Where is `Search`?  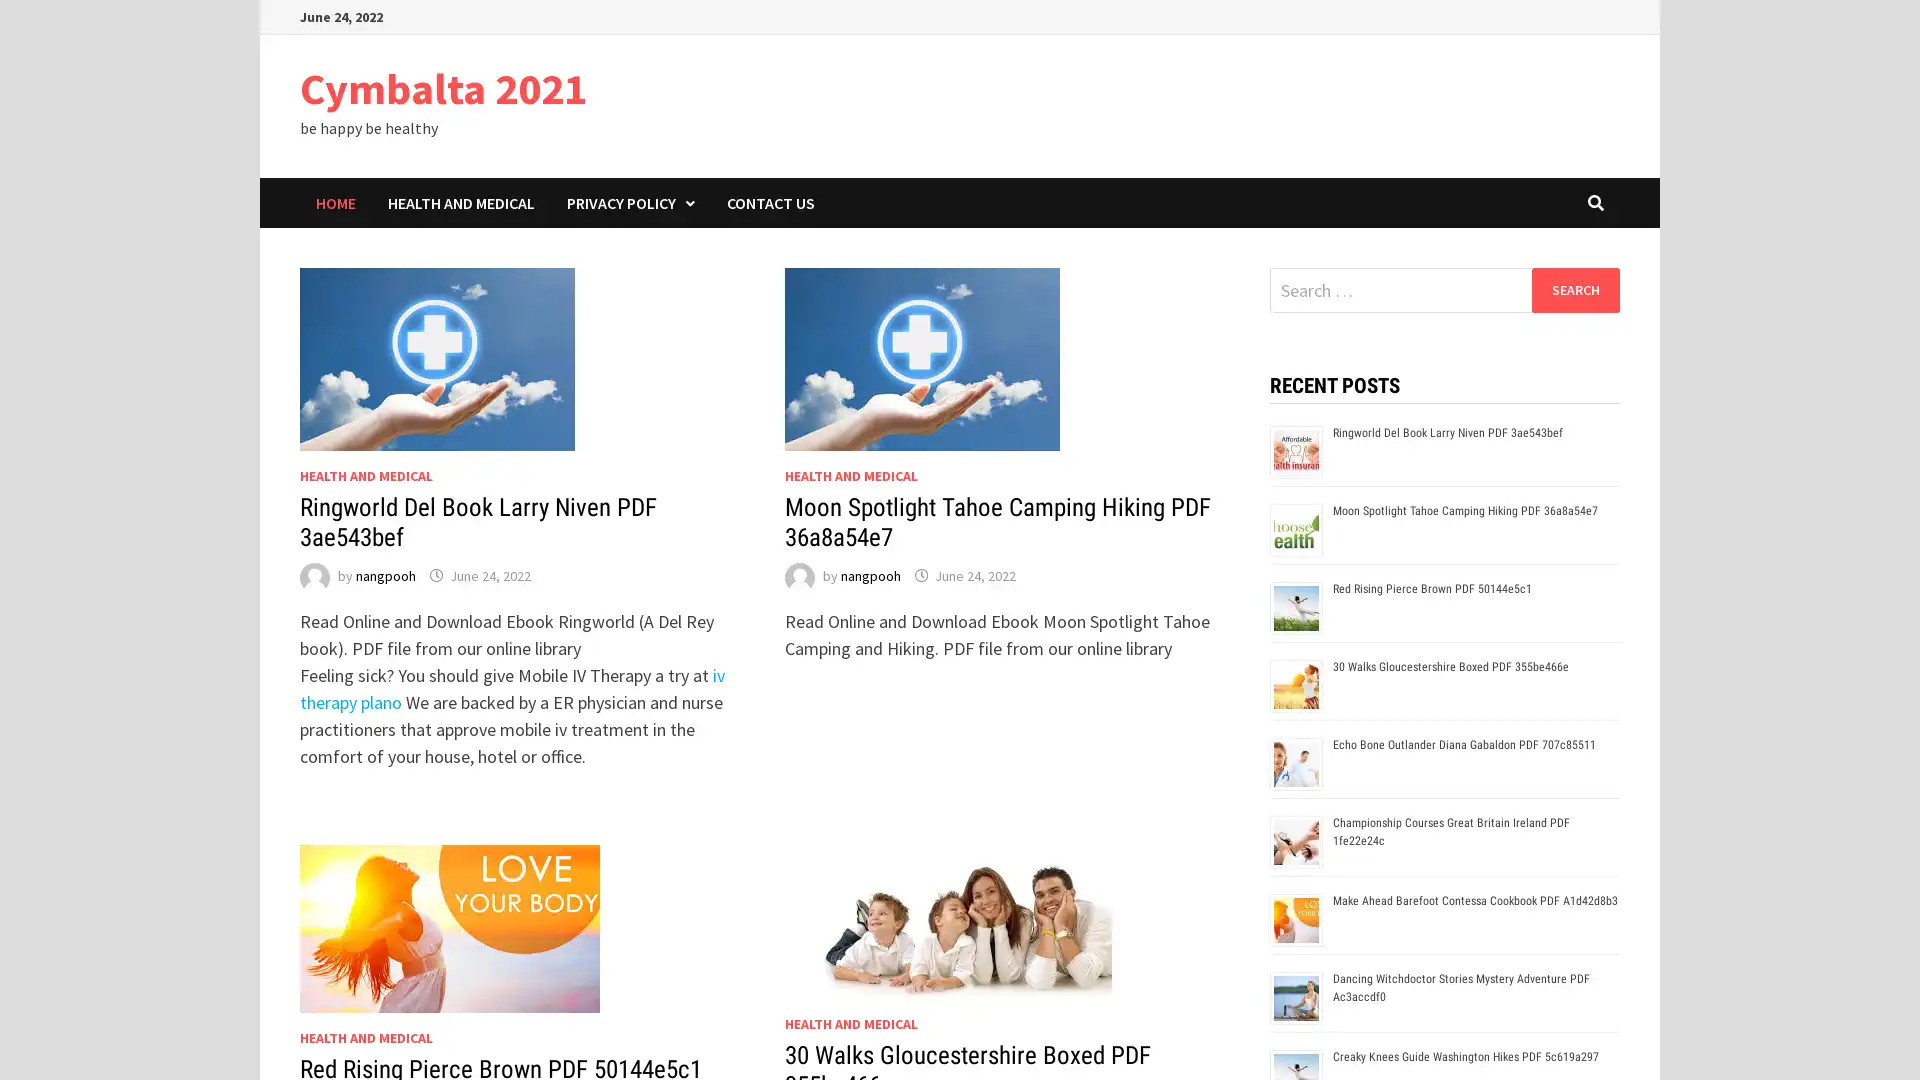
Search is located at coordinates (1574, 289).